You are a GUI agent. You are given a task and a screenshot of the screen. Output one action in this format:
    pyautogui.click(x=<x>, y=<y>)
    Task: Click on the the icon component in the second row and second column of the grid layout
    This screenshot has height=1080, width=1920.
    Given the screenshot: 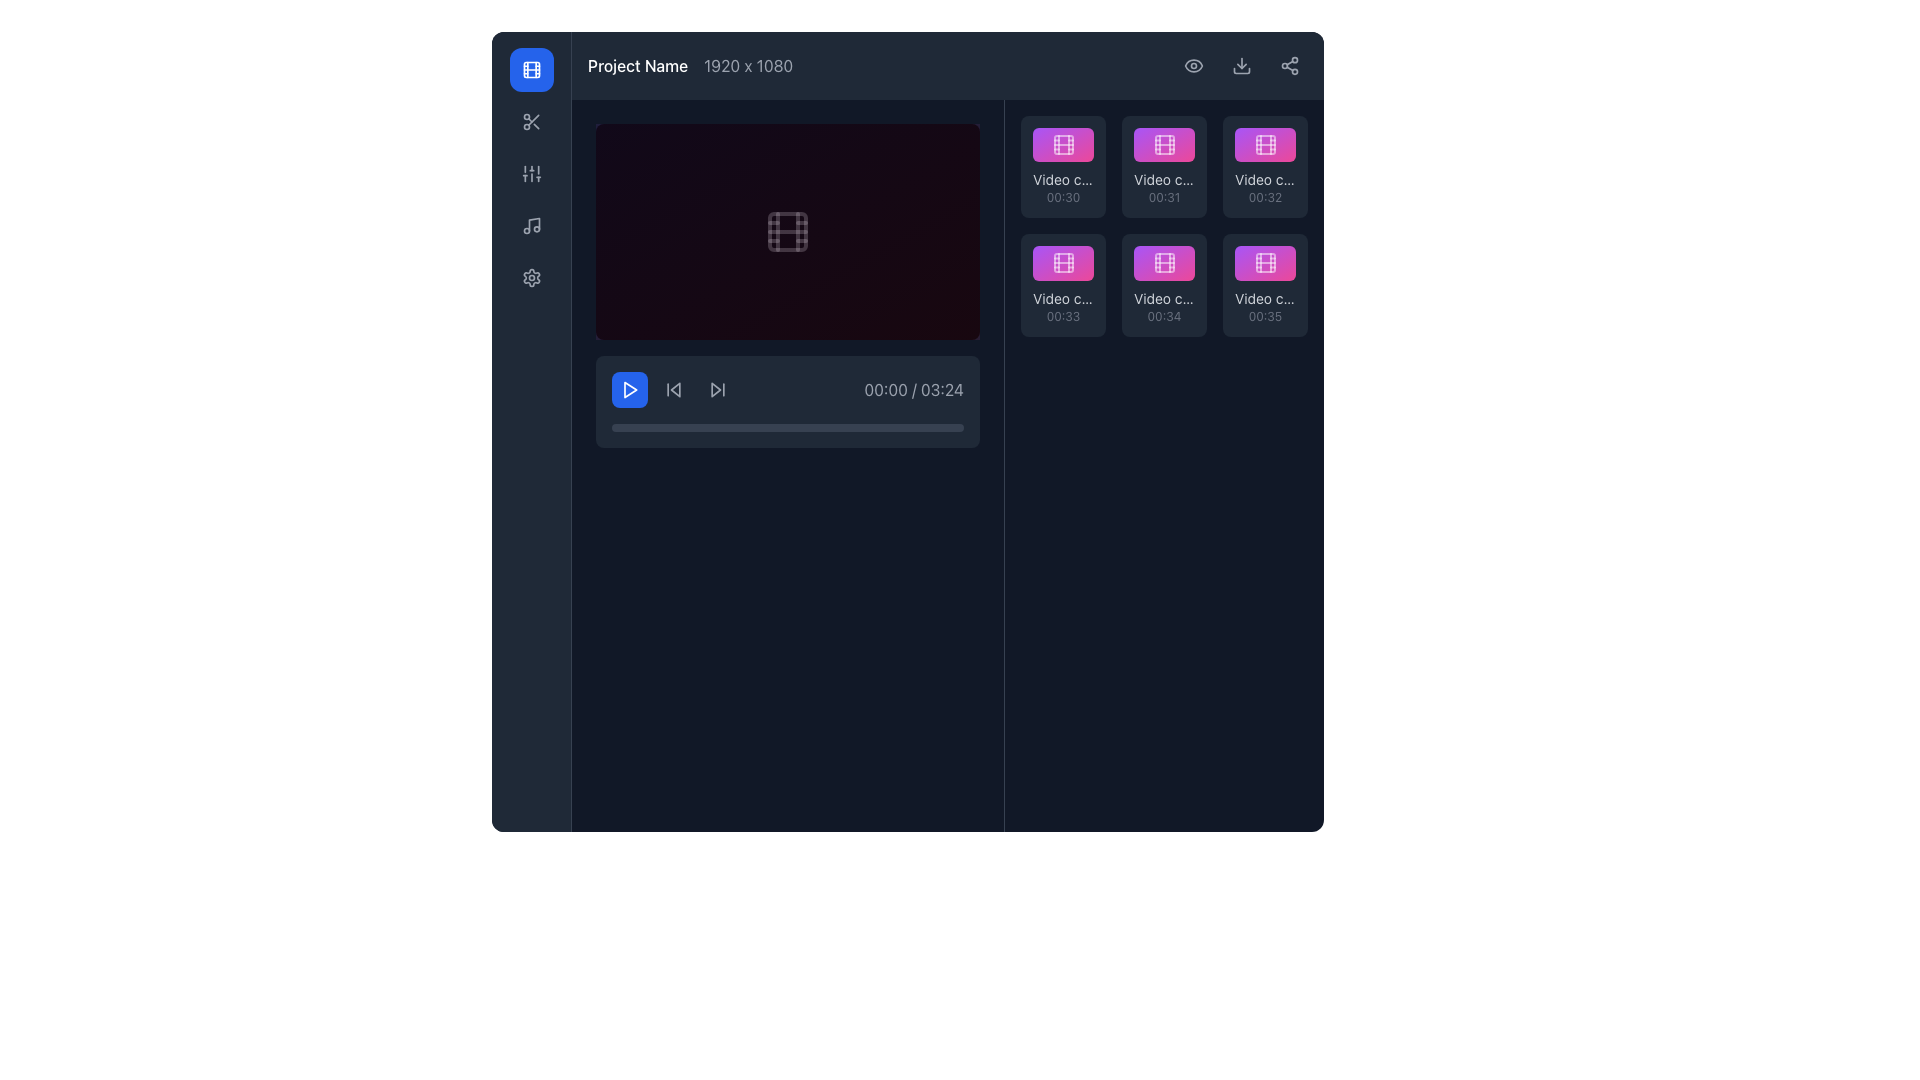 What is the action you would take?
    pyautogui.click(x=1164, y=144)
    